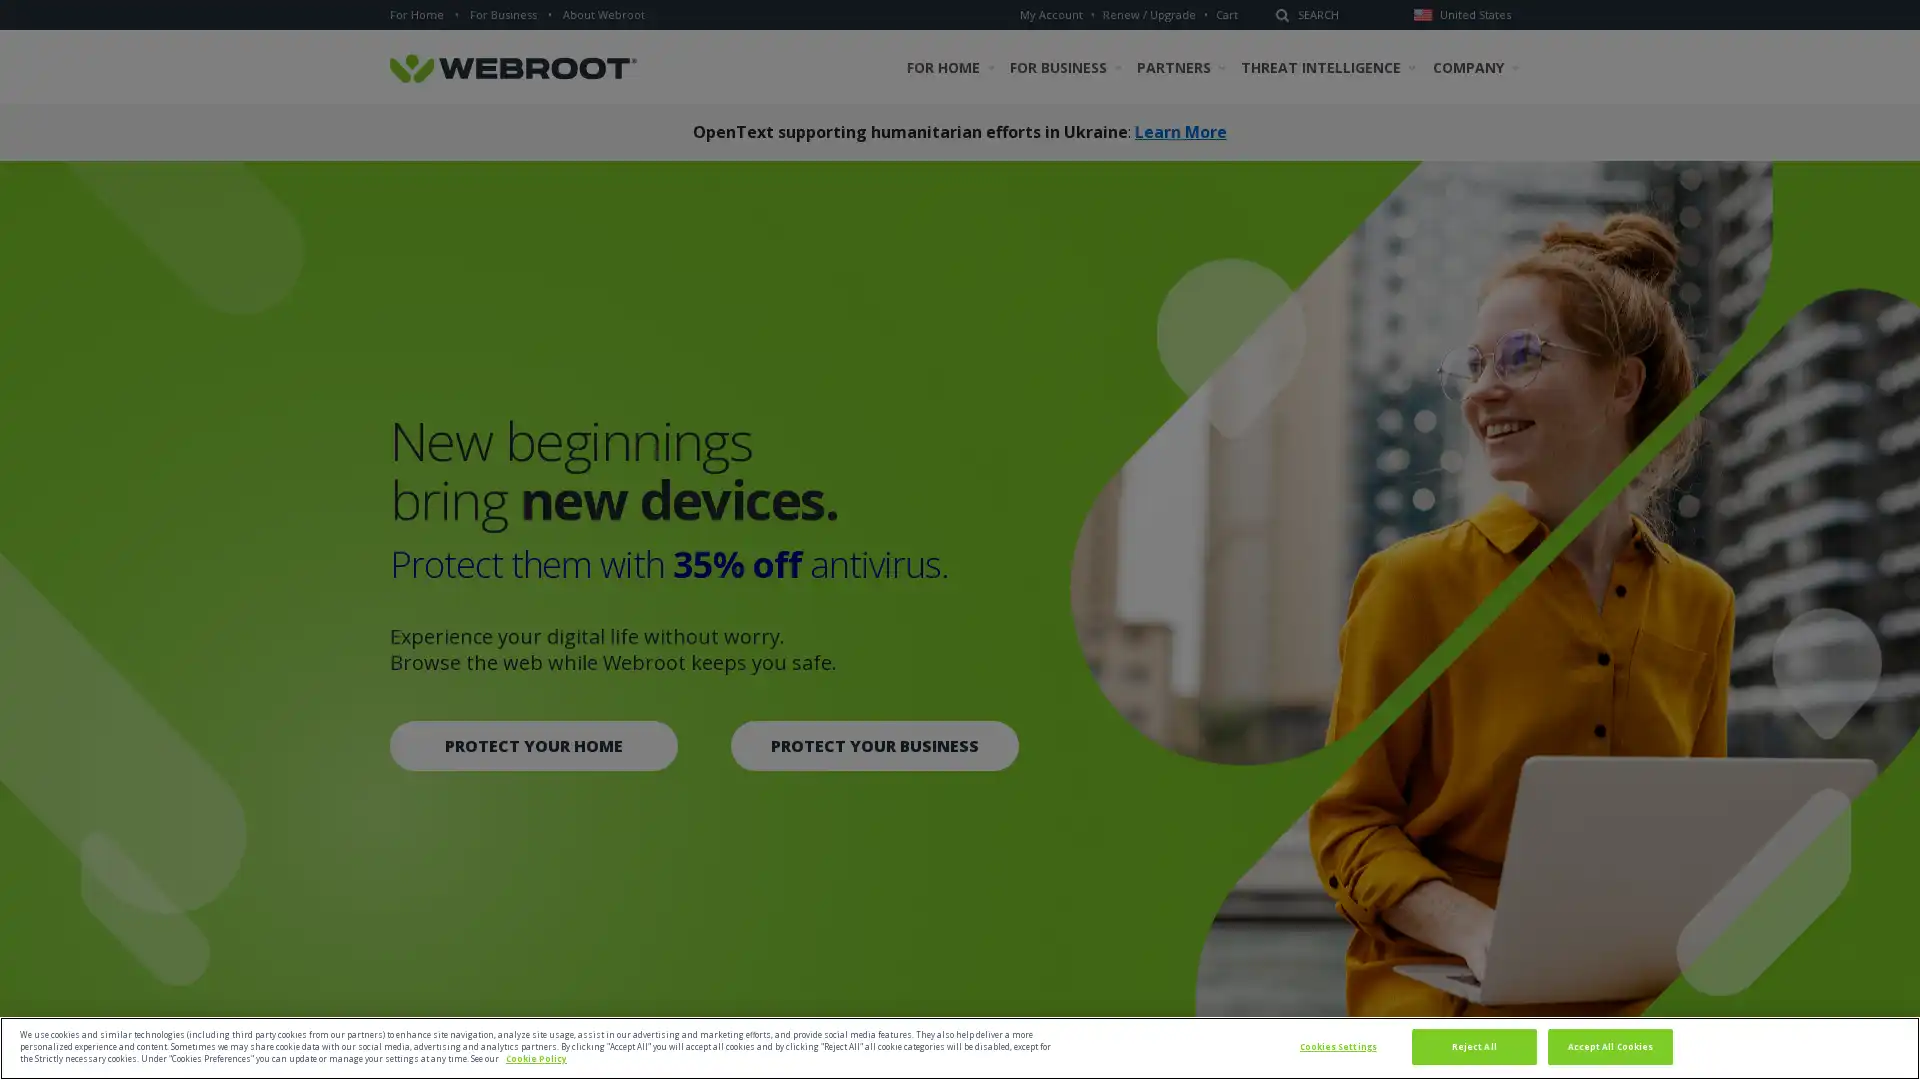 The width and height of the screenshot is (1920, 1080). Describe the element at coordinates (1473, 1045) in the screenshot. I see `Reject All` at that location.